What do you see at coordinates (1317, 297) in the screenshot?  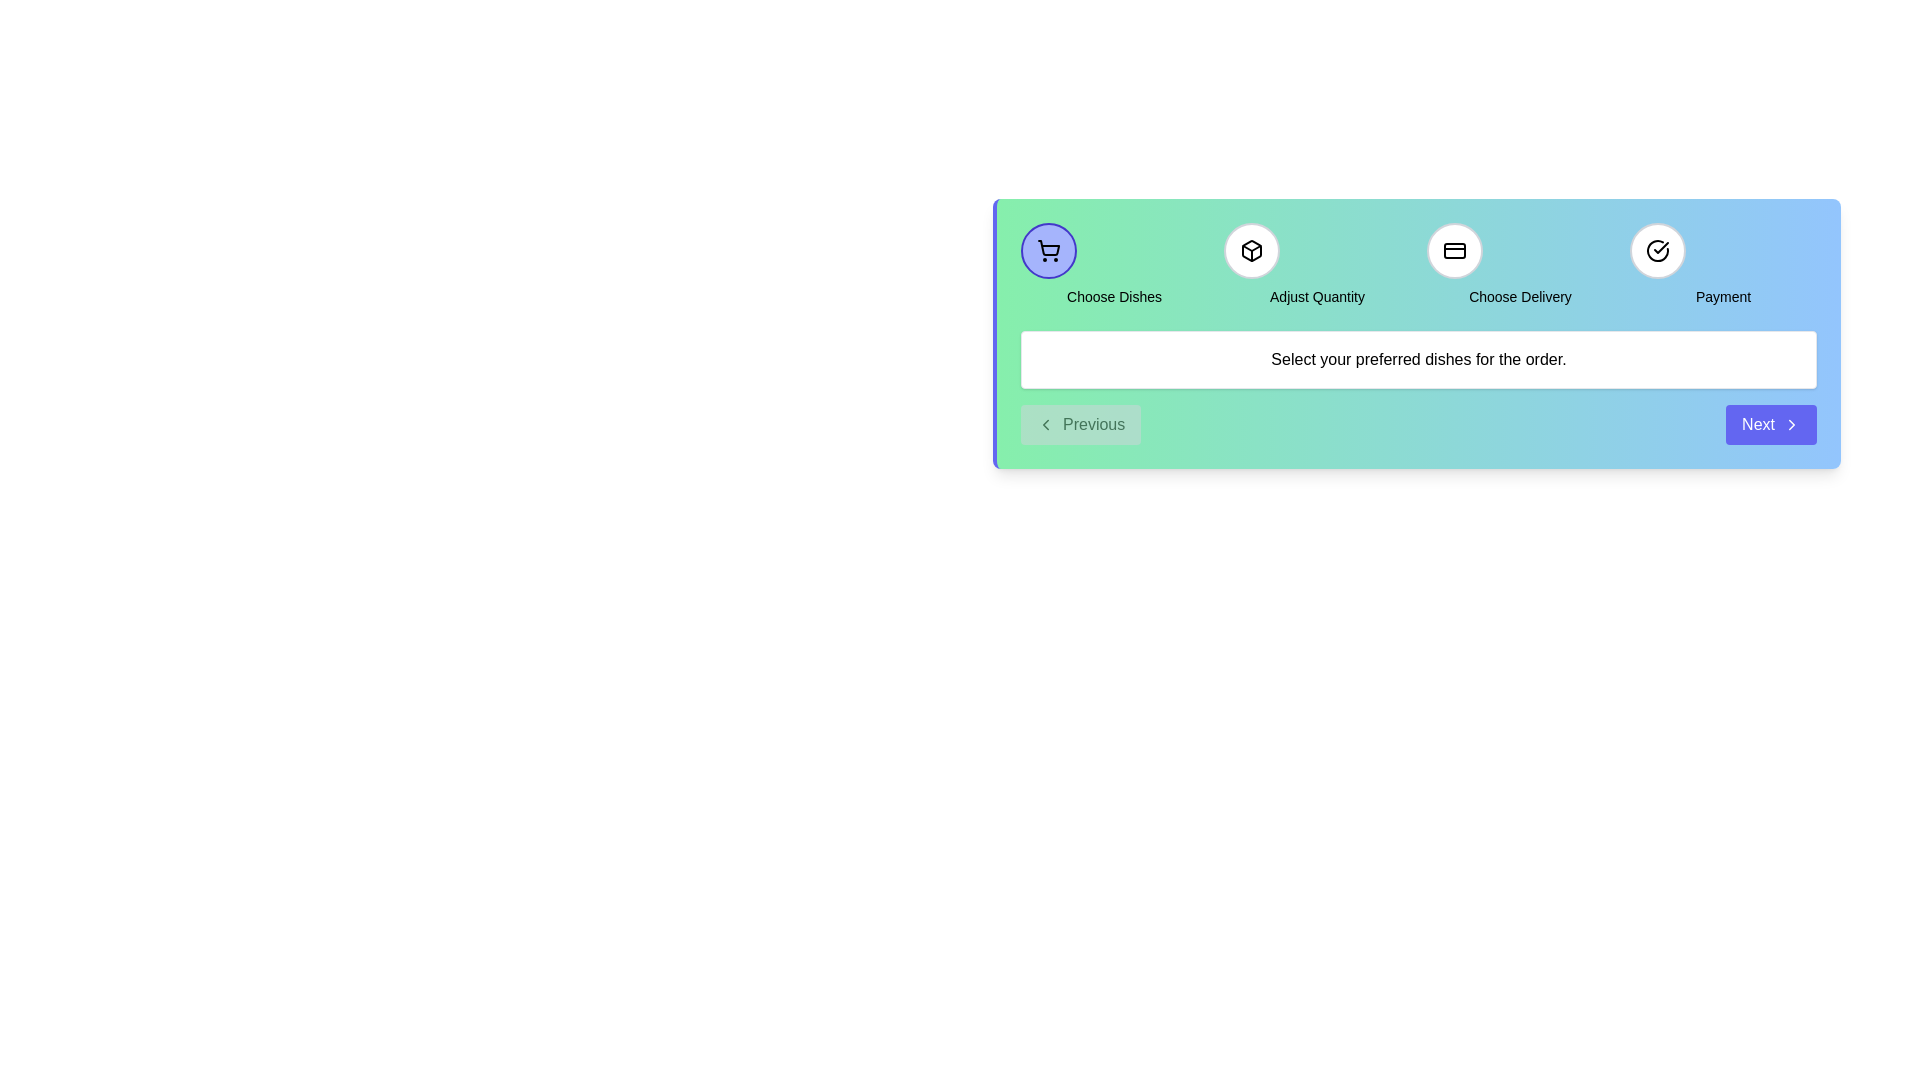 I see `the Text Label that guides users to the task 'Adjust Quantity'` at bounding box center [1317, 297].